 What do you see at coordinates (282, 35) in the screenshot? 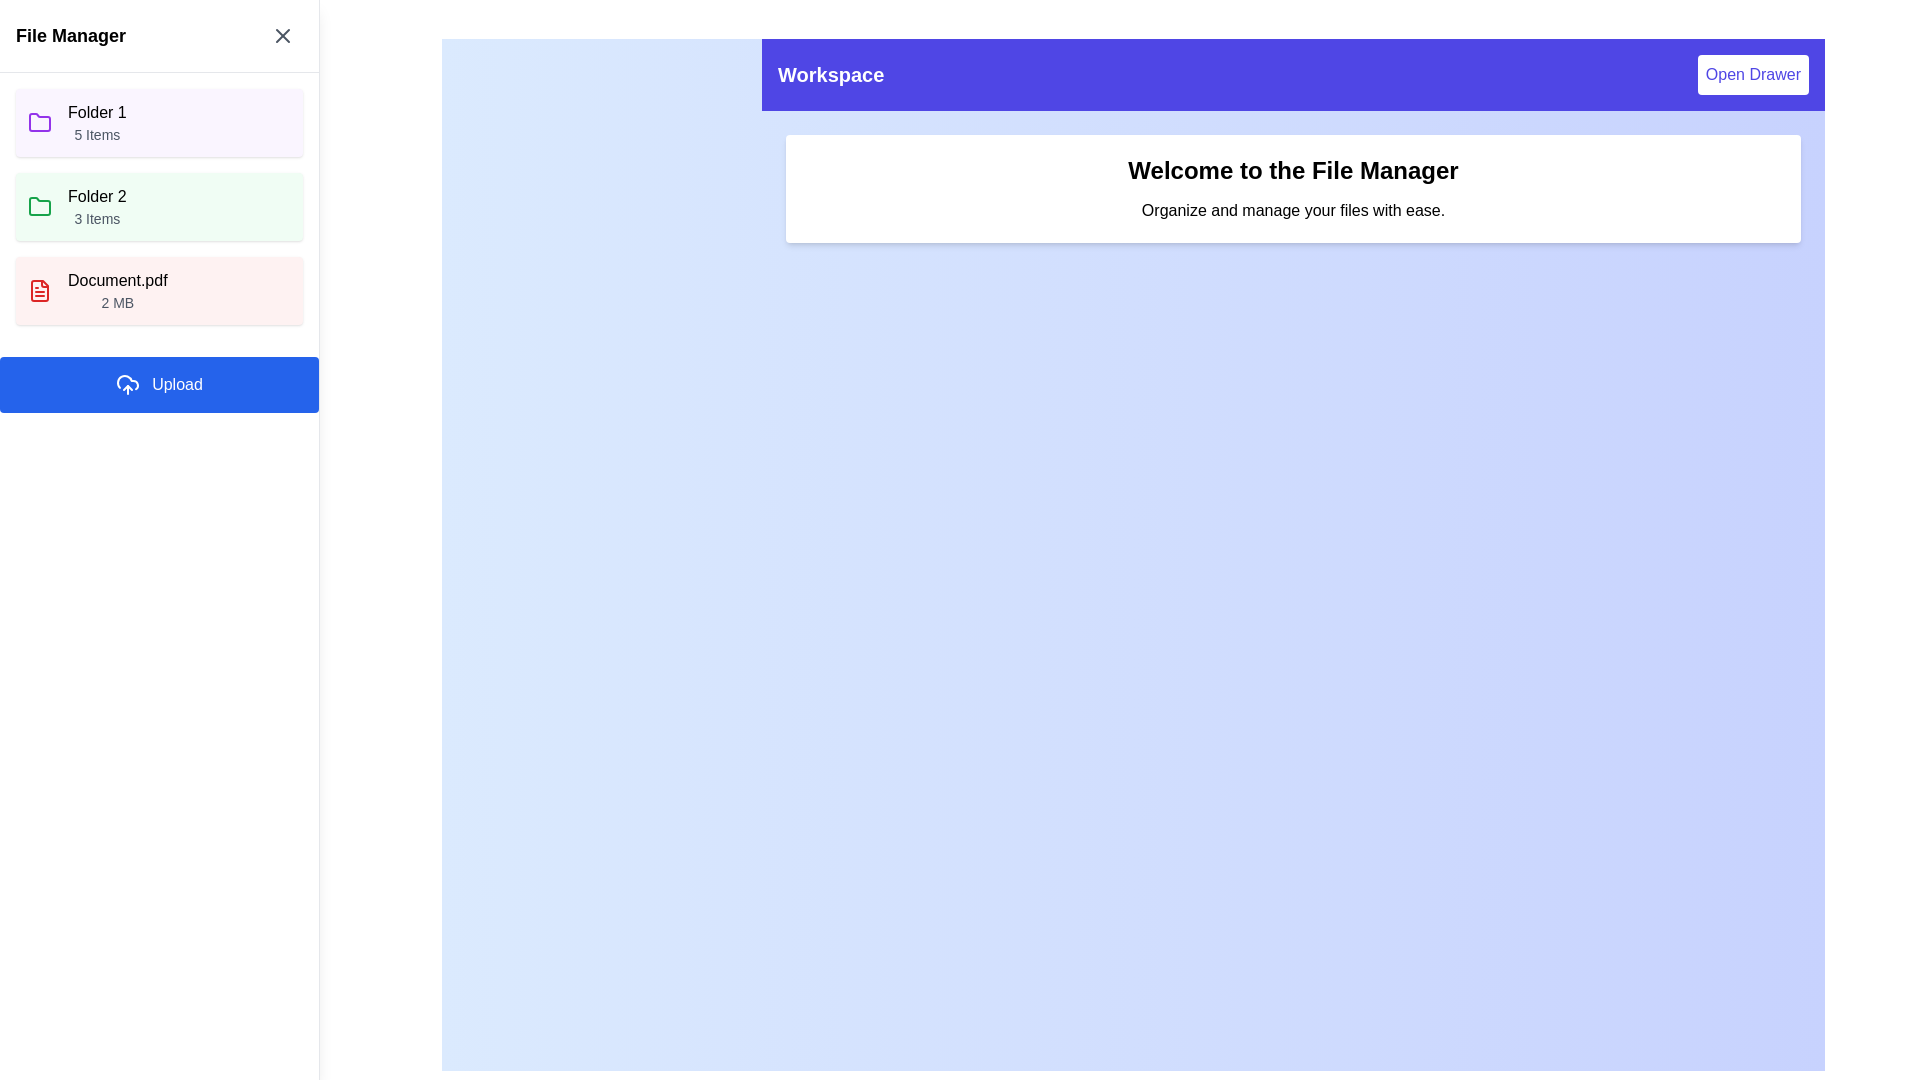
I see `the small circular button with an 'X' icon located at the top-right corner of the File Manager header for keyboard interaction` at bounding box center [282, 35].